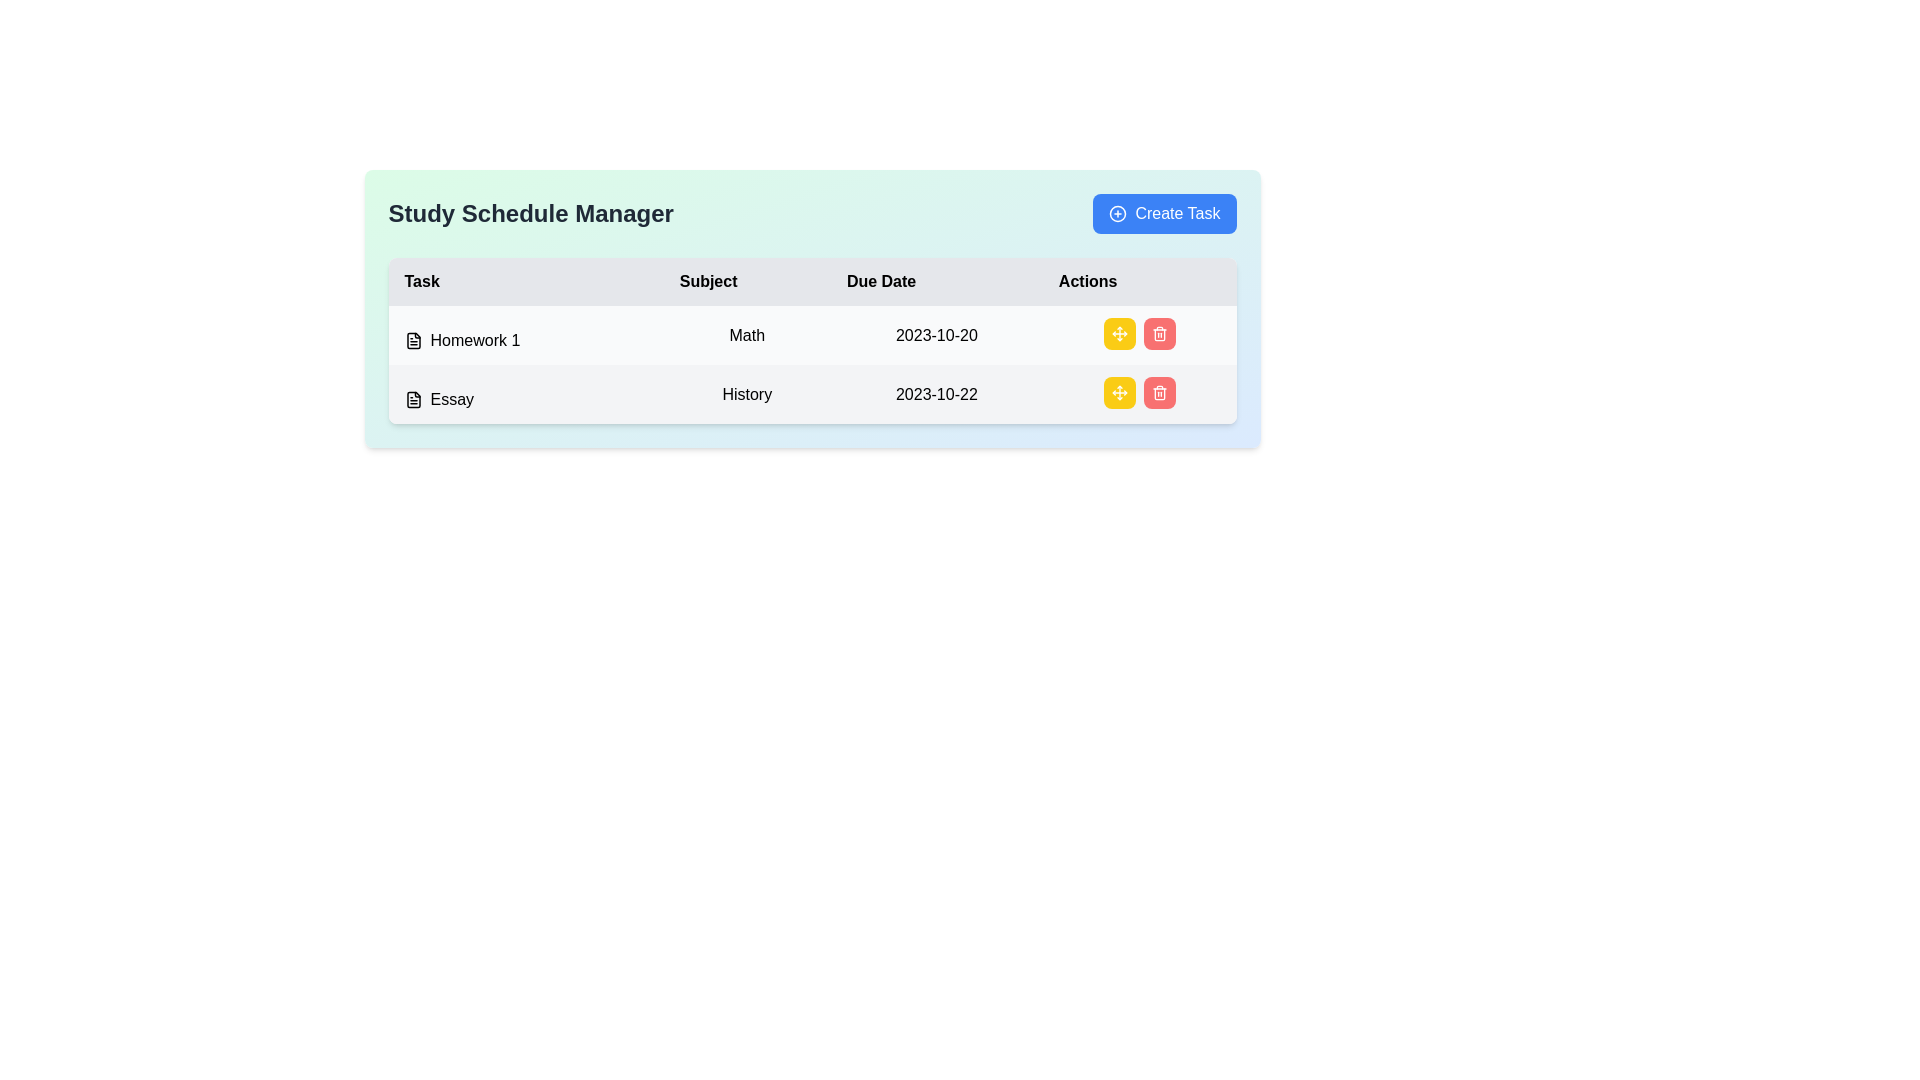 This screenshot has height=1080, width=1920. Describe the element at coordinates (1118, 333) in the screenshot. I see `the move button in the Actions column of the lower table row, which has a yellow background indicating interactivity` at that location.